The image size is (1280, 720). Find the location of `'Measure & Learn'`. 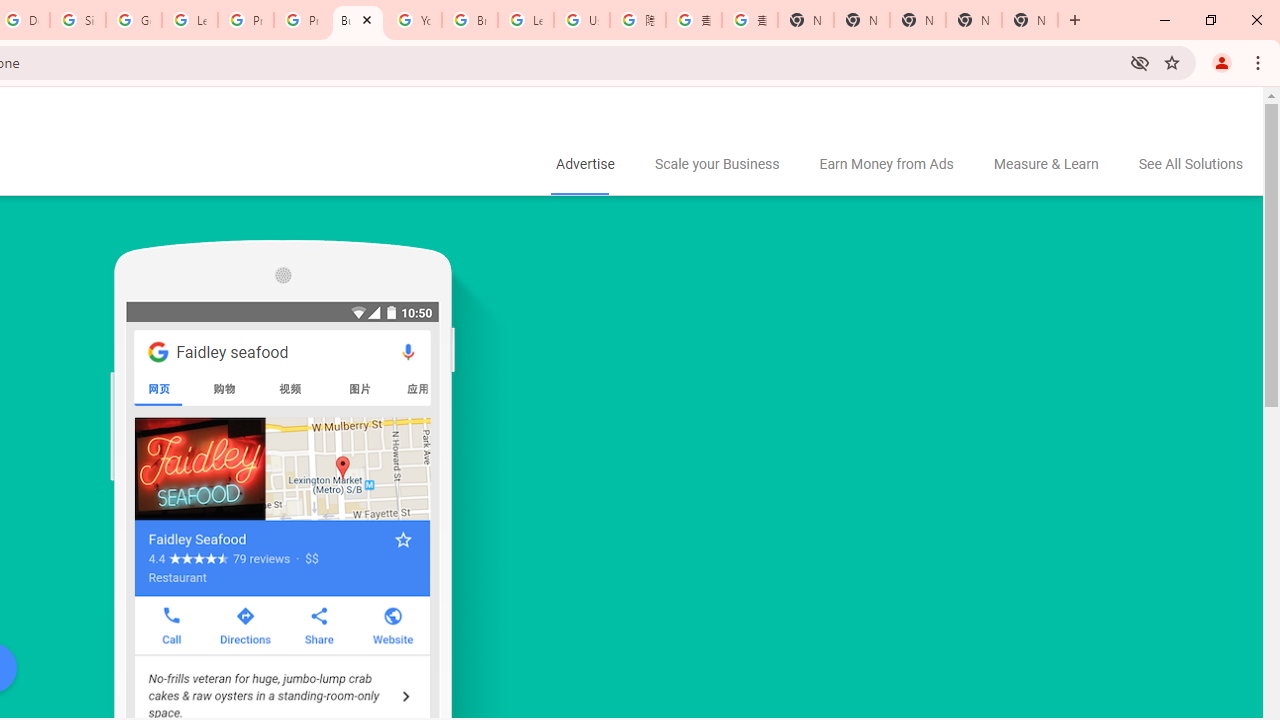

'Measure & Learn' is located at coordinates (1045, 164).